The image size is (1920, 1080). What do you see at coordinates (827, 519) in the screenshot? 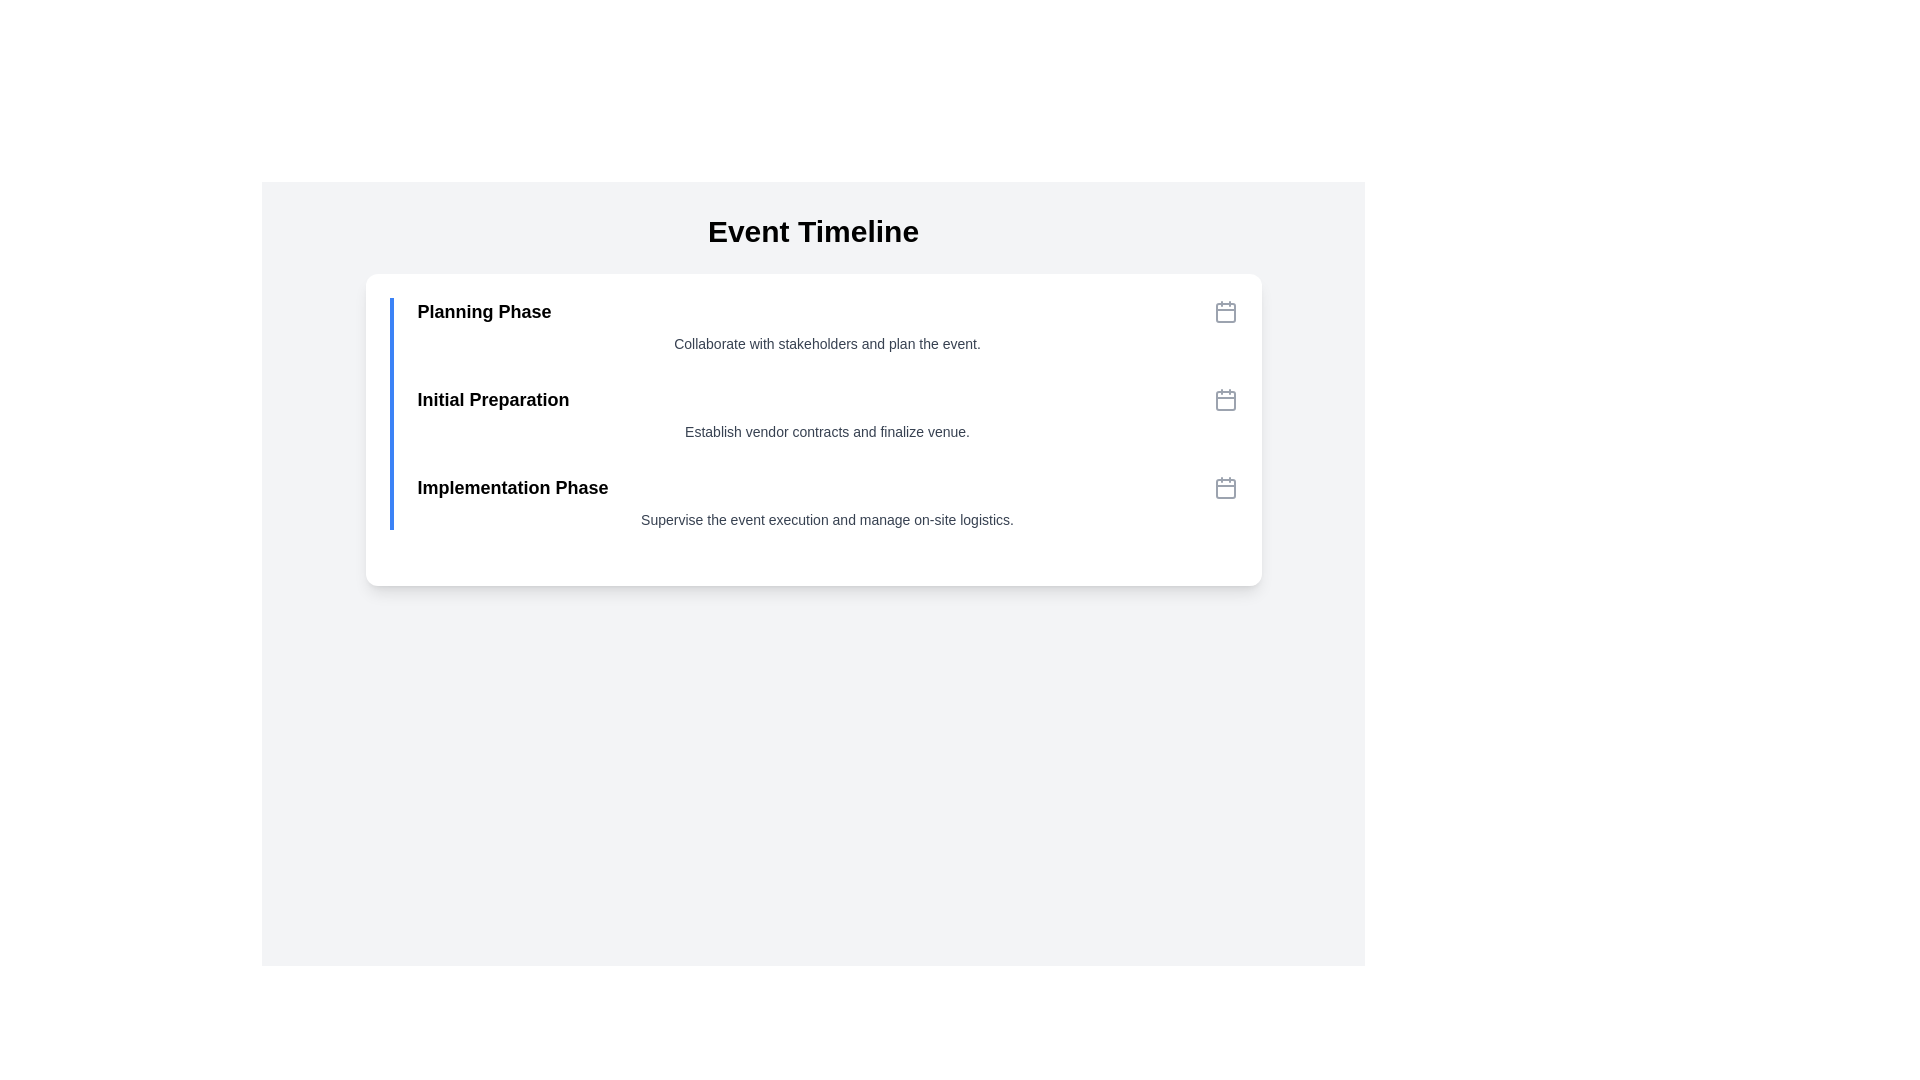
I see `the text element that reads 'Supervise the event execution and manage on-site logistics.' located at the end of the 'Implementation Phase' section in the event timeline` at bounding box center [827, 519].